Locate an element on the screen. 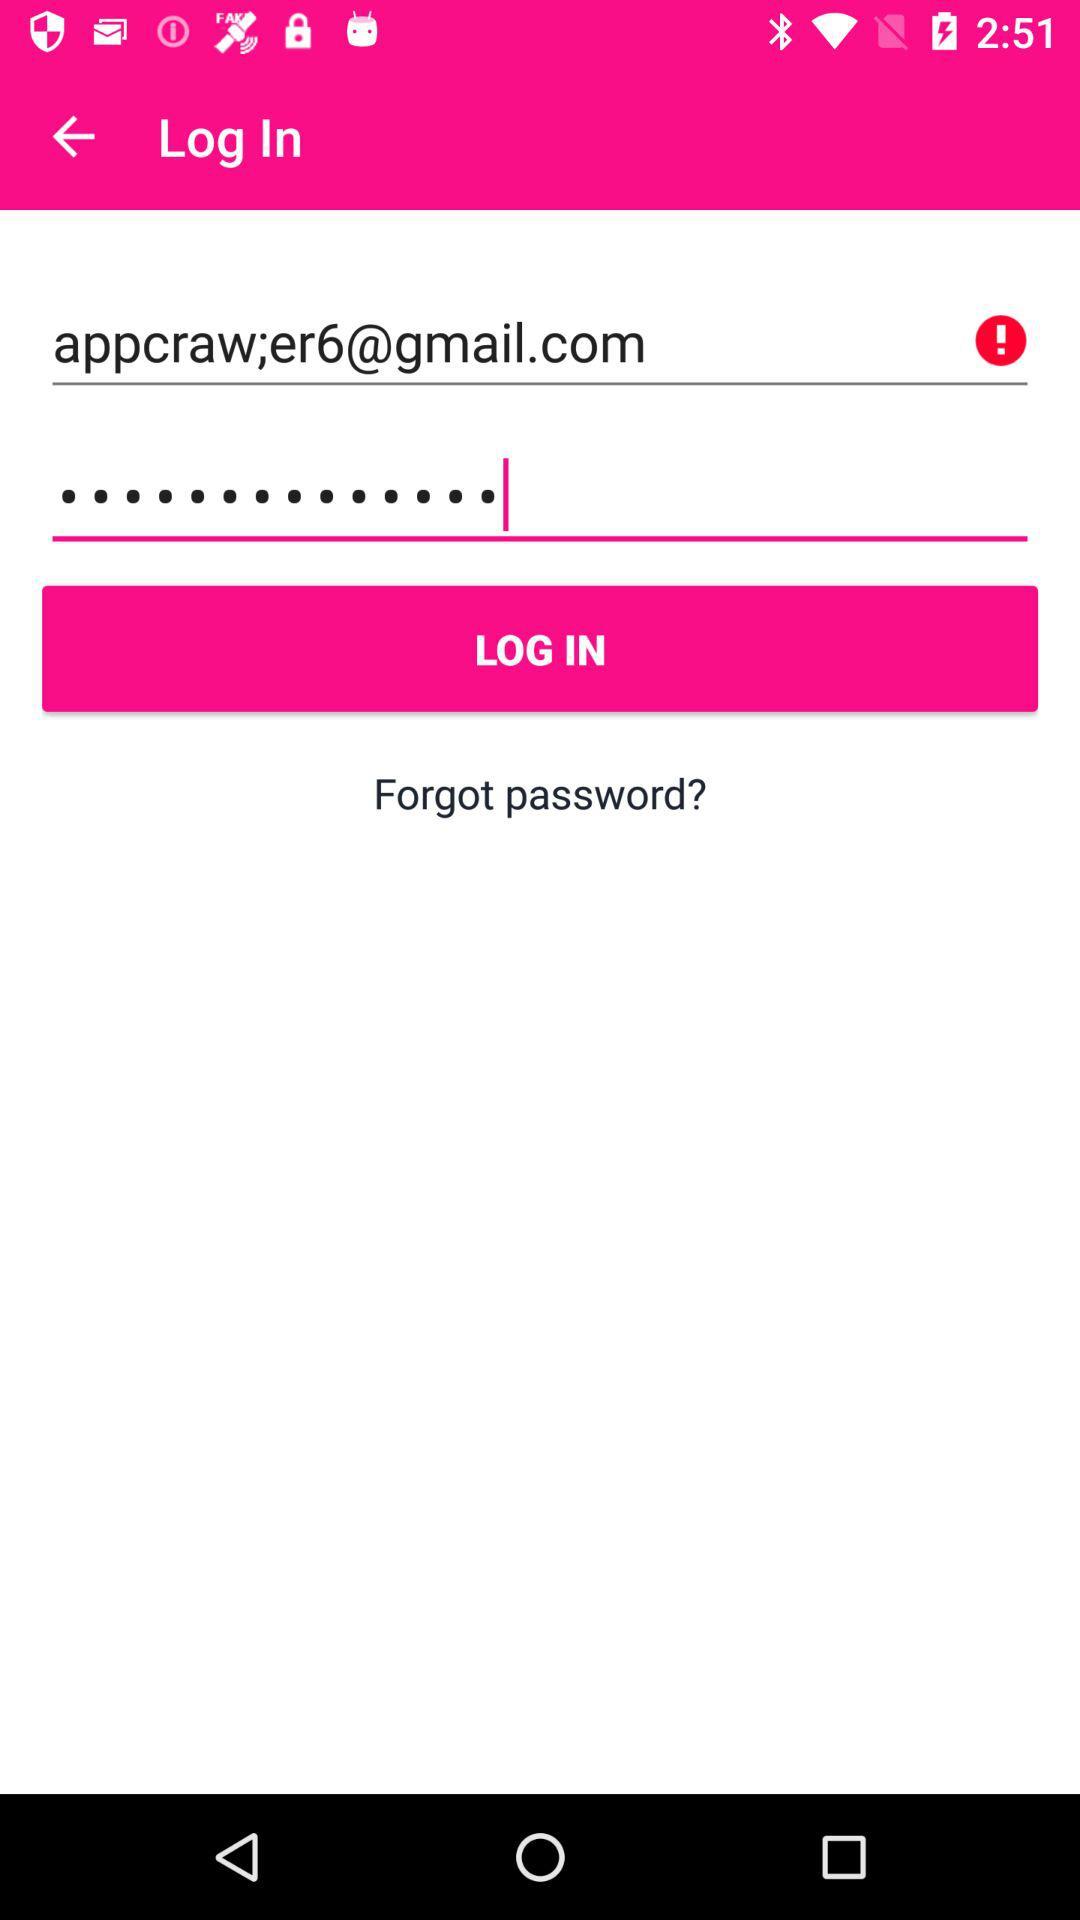  the forgot password? item is located at coordinates (540, 791).